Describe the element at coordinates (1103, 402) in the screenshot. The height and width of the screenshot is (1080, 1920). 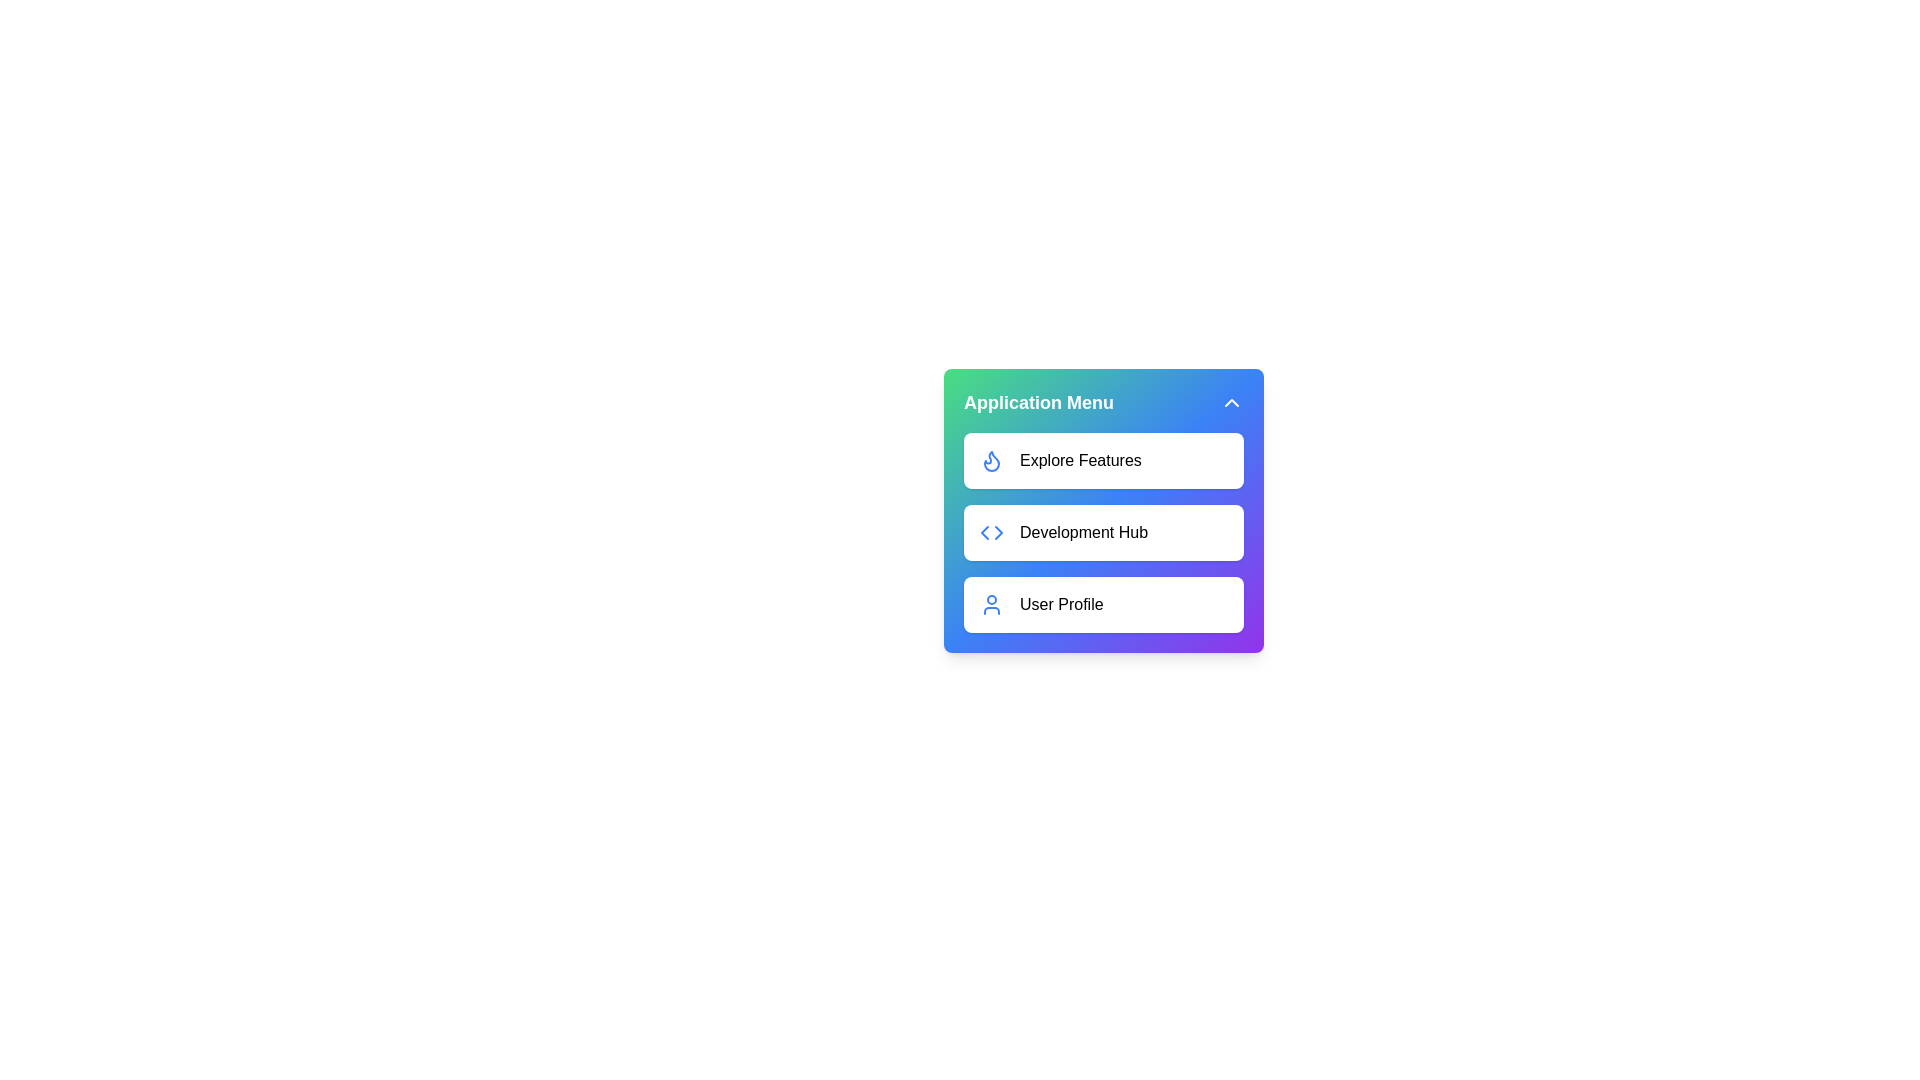
I see `the title 'Application Menu' to focus on it` at that location.